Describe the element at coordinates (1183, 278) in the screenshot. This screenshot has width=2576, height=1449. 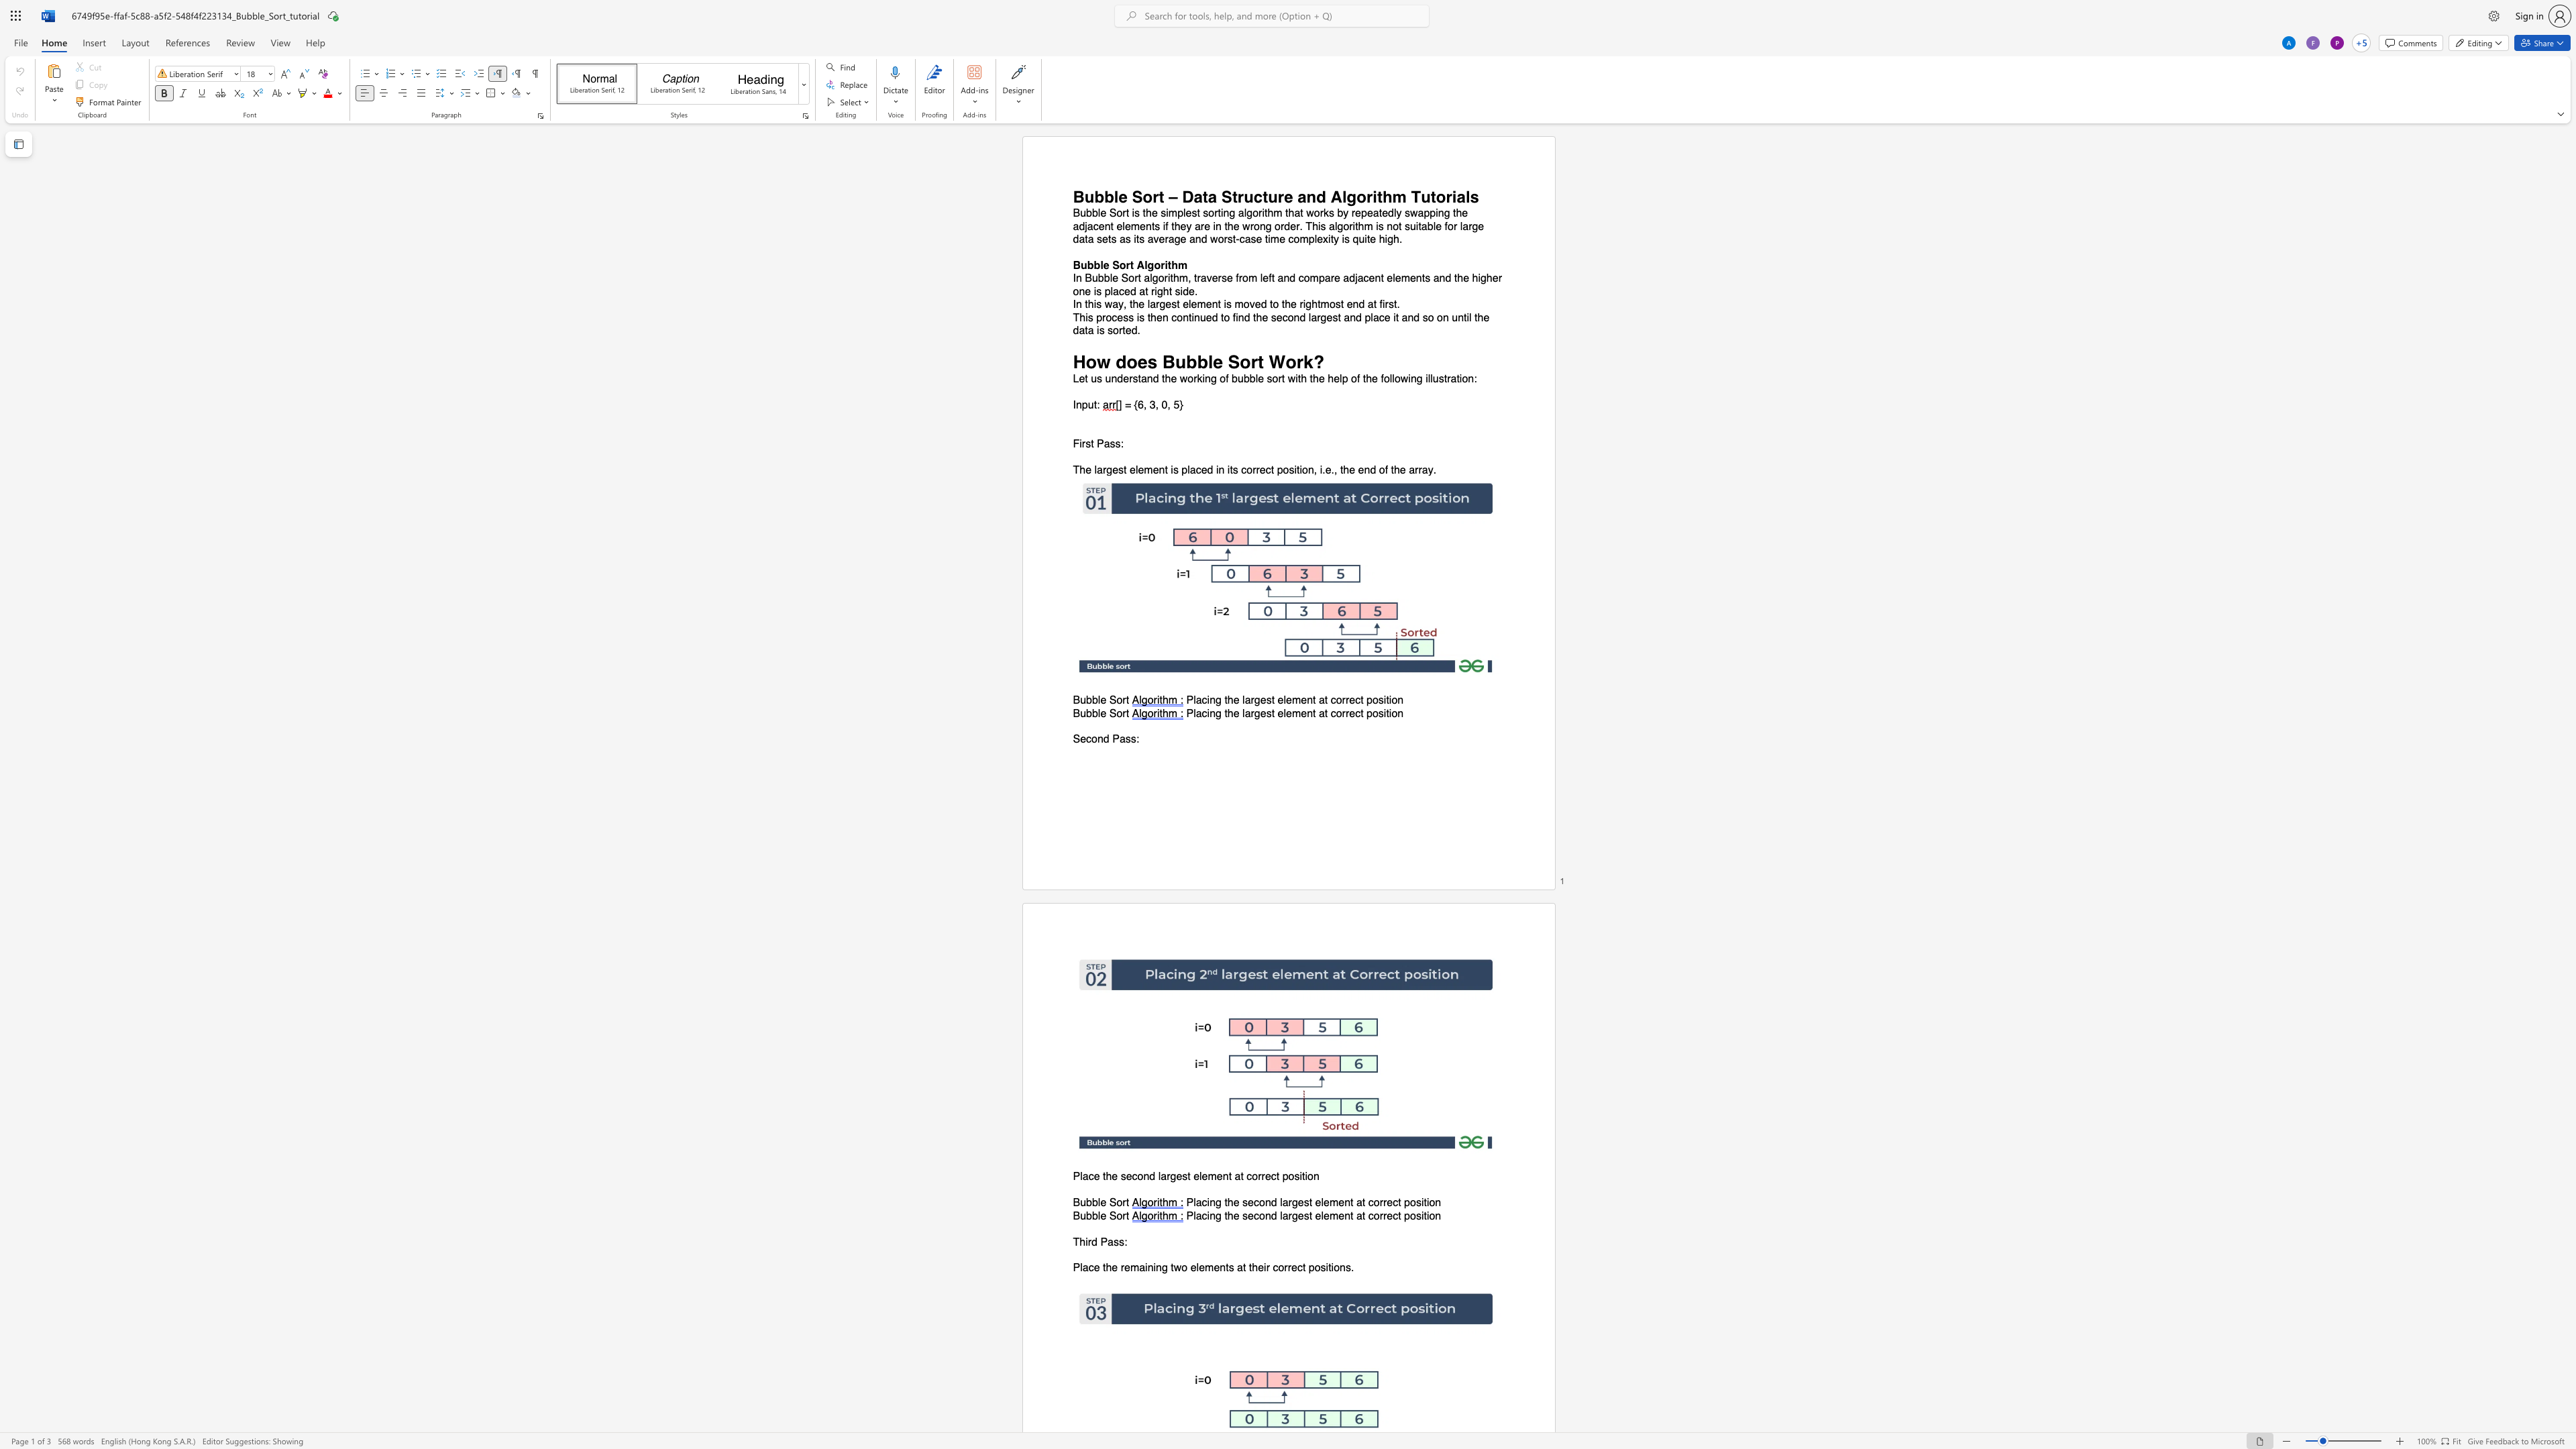
I see `the 1th character "m" in the text` at that location.